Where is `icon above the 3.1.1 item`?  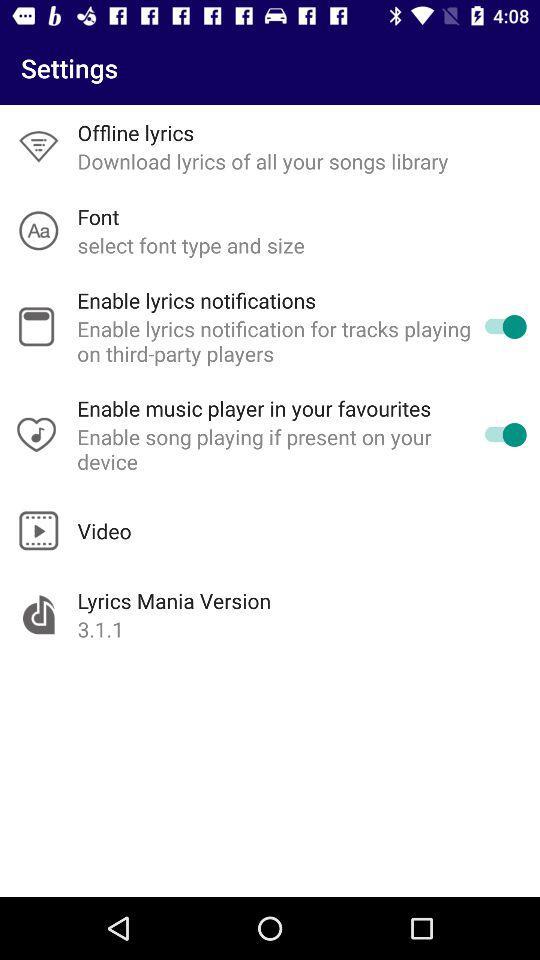 icon above the 3.1.1 item is located at coordinates (174, 600).